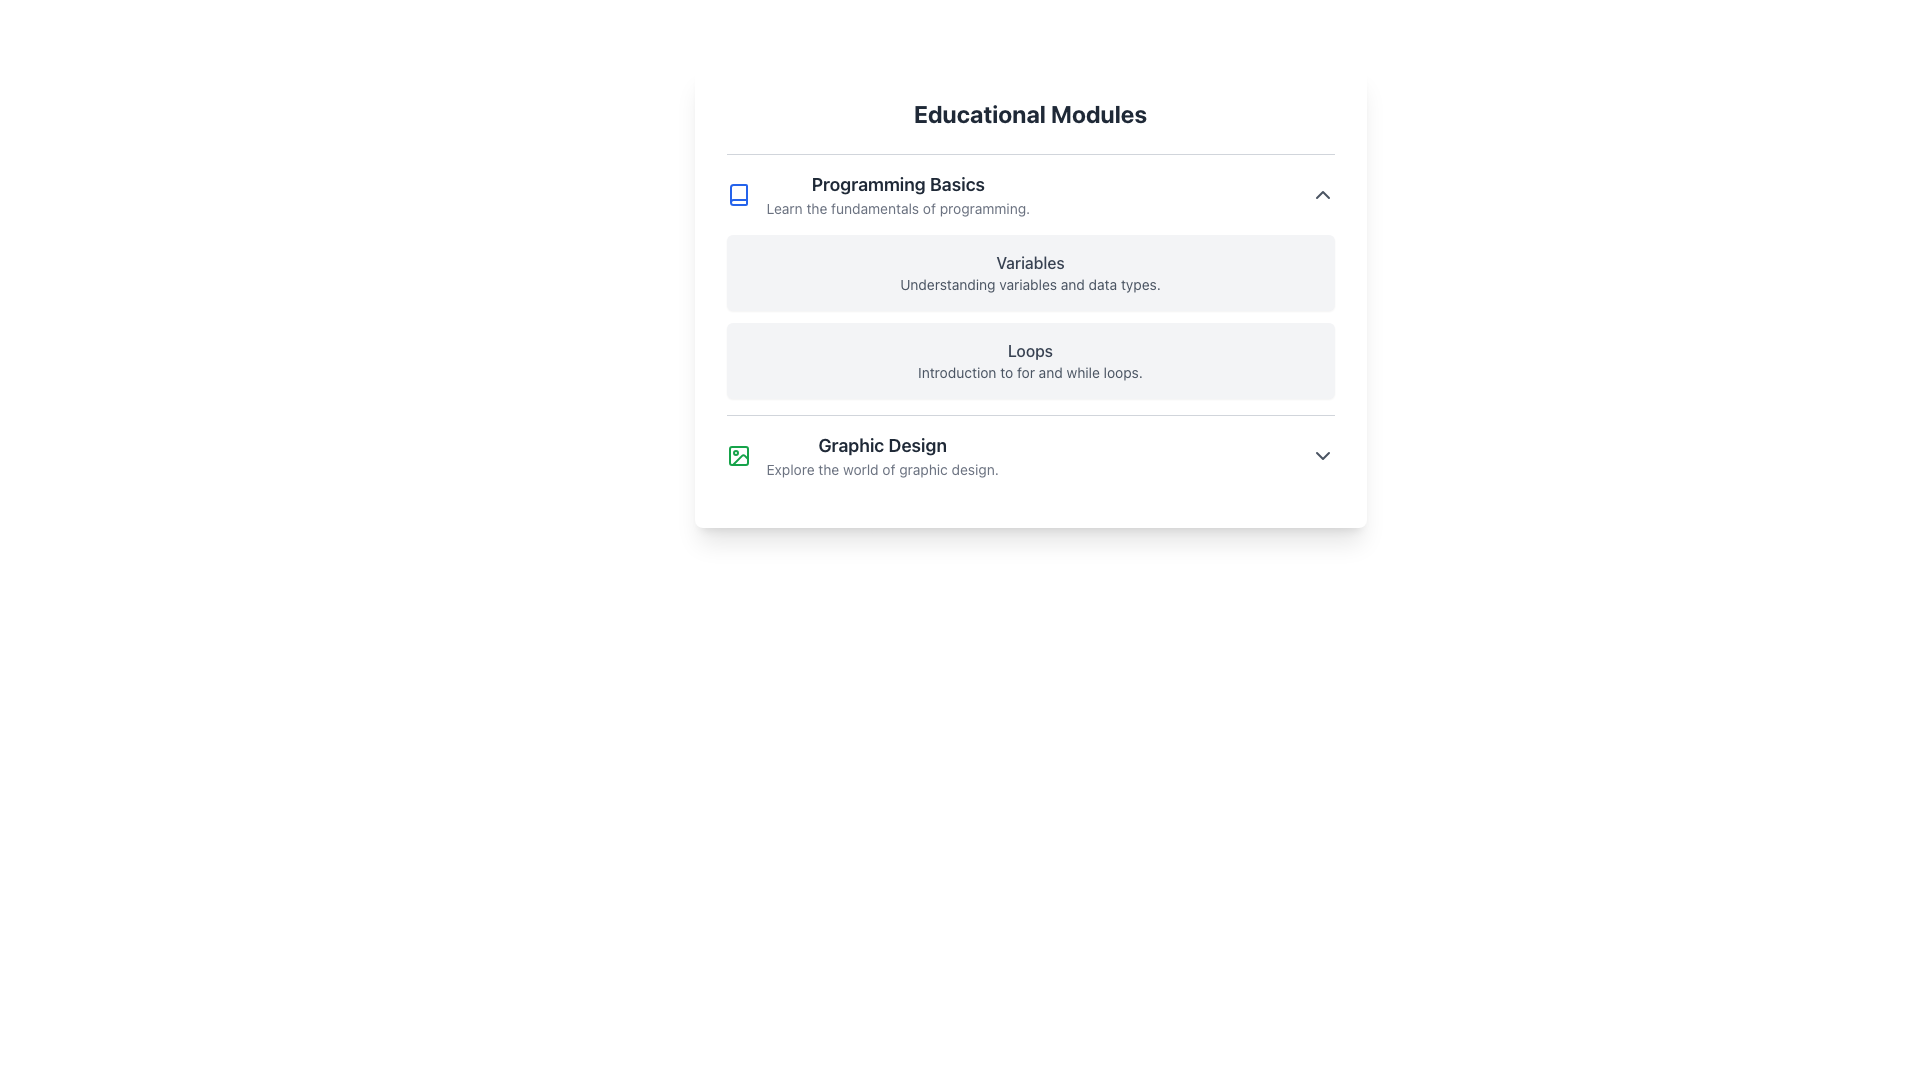  What do you see at coordinates (1030, 285) in the screenshot?
I see `the Text Description element that reads 'Understanding variables and data types.', which is located beneath the title 'Variables' in the 'Variables' card` at bounding box center [1030, 285].